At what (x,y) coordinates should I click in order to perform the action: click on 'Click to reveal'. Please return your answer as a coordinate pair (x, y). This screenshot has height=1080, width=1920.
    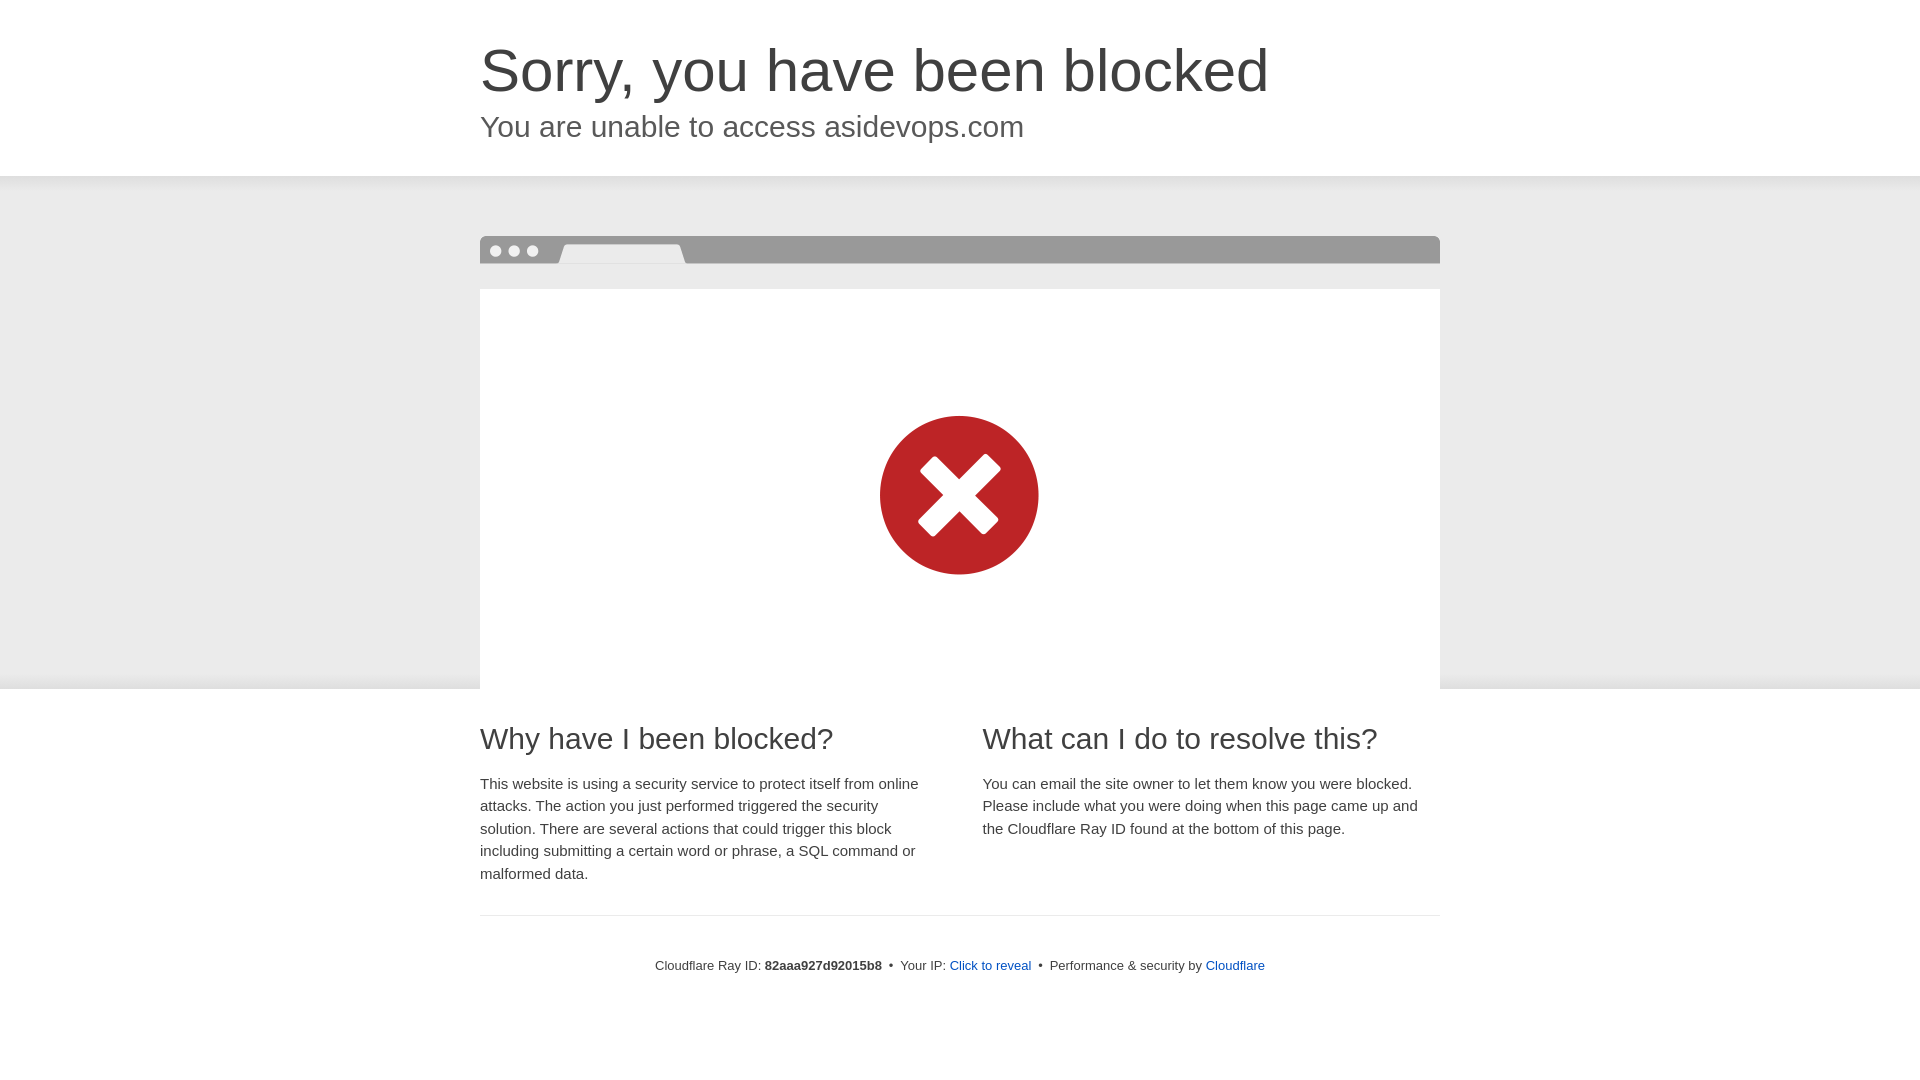
    Looking at the image, I should click on (990, 964).